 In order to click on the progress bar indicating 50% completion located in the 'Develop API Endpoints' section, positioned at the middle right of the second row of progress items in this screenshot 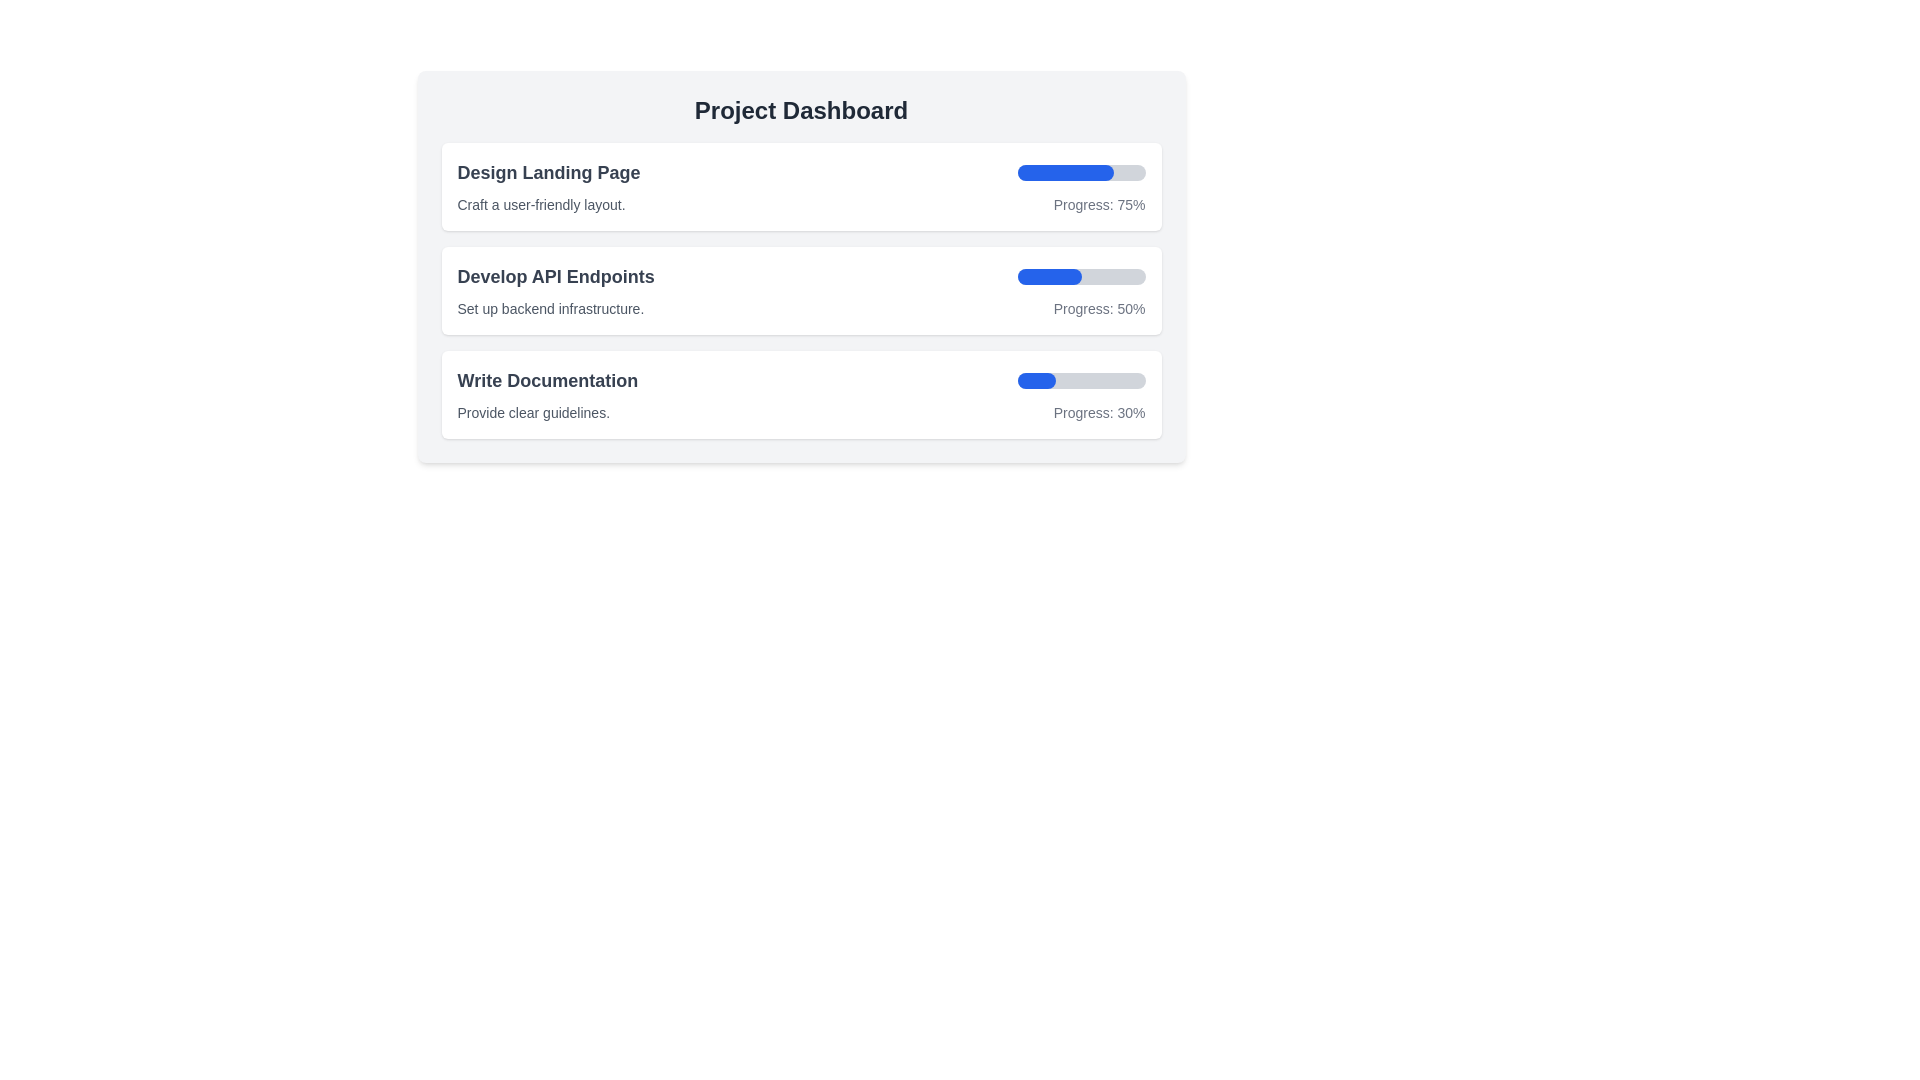, I will do `click(1080, 277)`.